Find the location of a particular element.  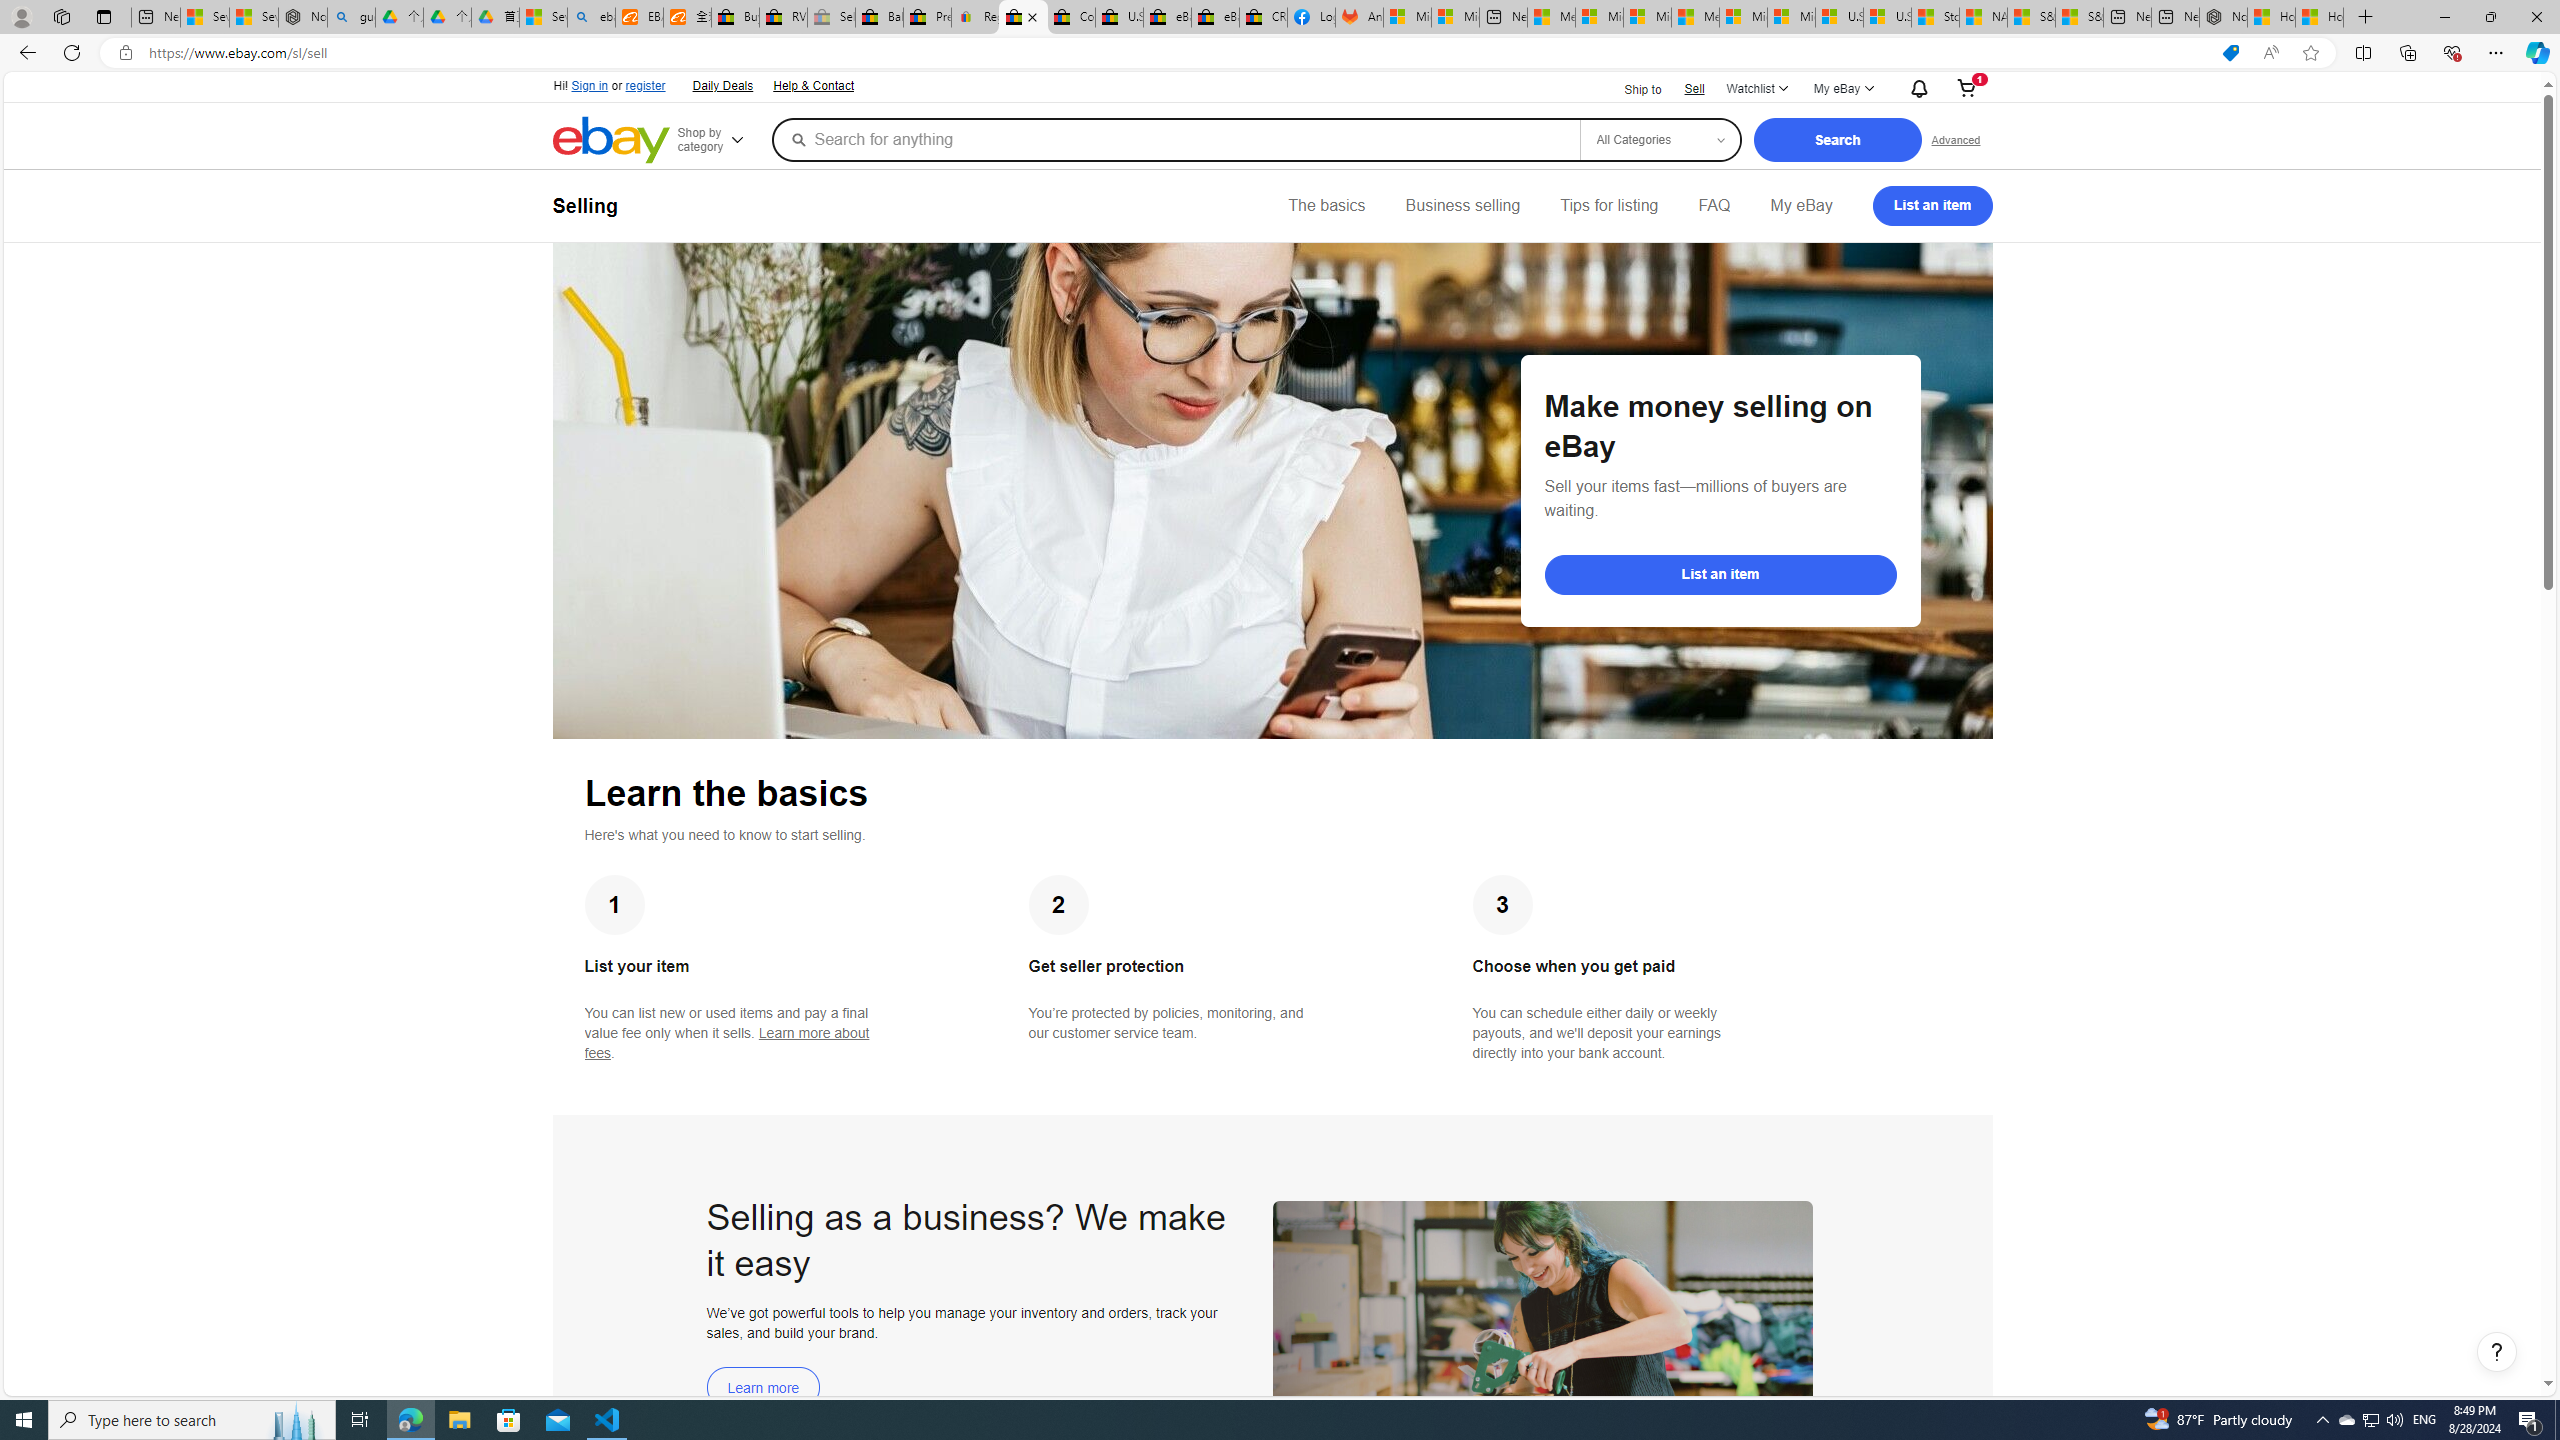

'Sign in' is located at coordinates (590, 85).